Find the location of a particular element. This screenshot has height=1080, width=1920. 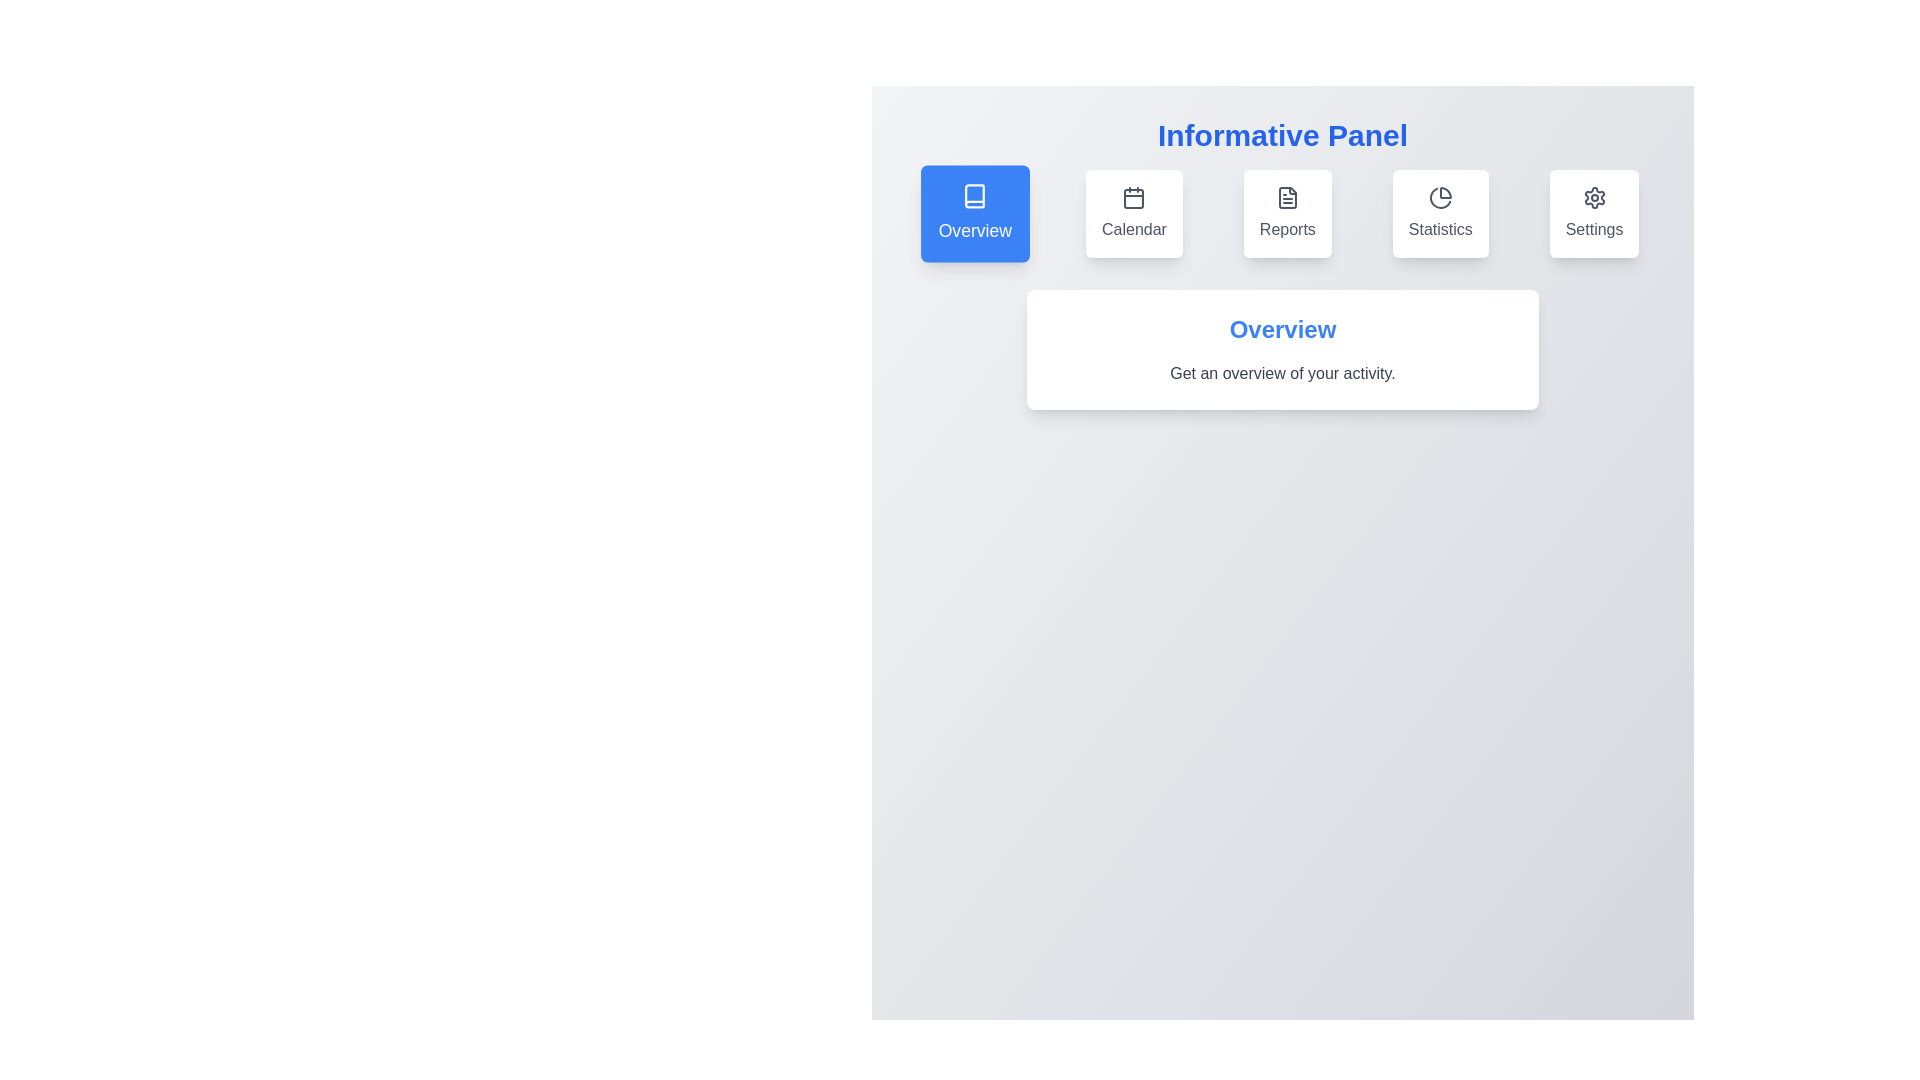

the 'Calendar' button, which is a rectangular button with a white background, a calendar icon, and the label 'Calendar' below it, located in the second position from the left in a horizontal menu bar is located at coordinates (1134, 213).